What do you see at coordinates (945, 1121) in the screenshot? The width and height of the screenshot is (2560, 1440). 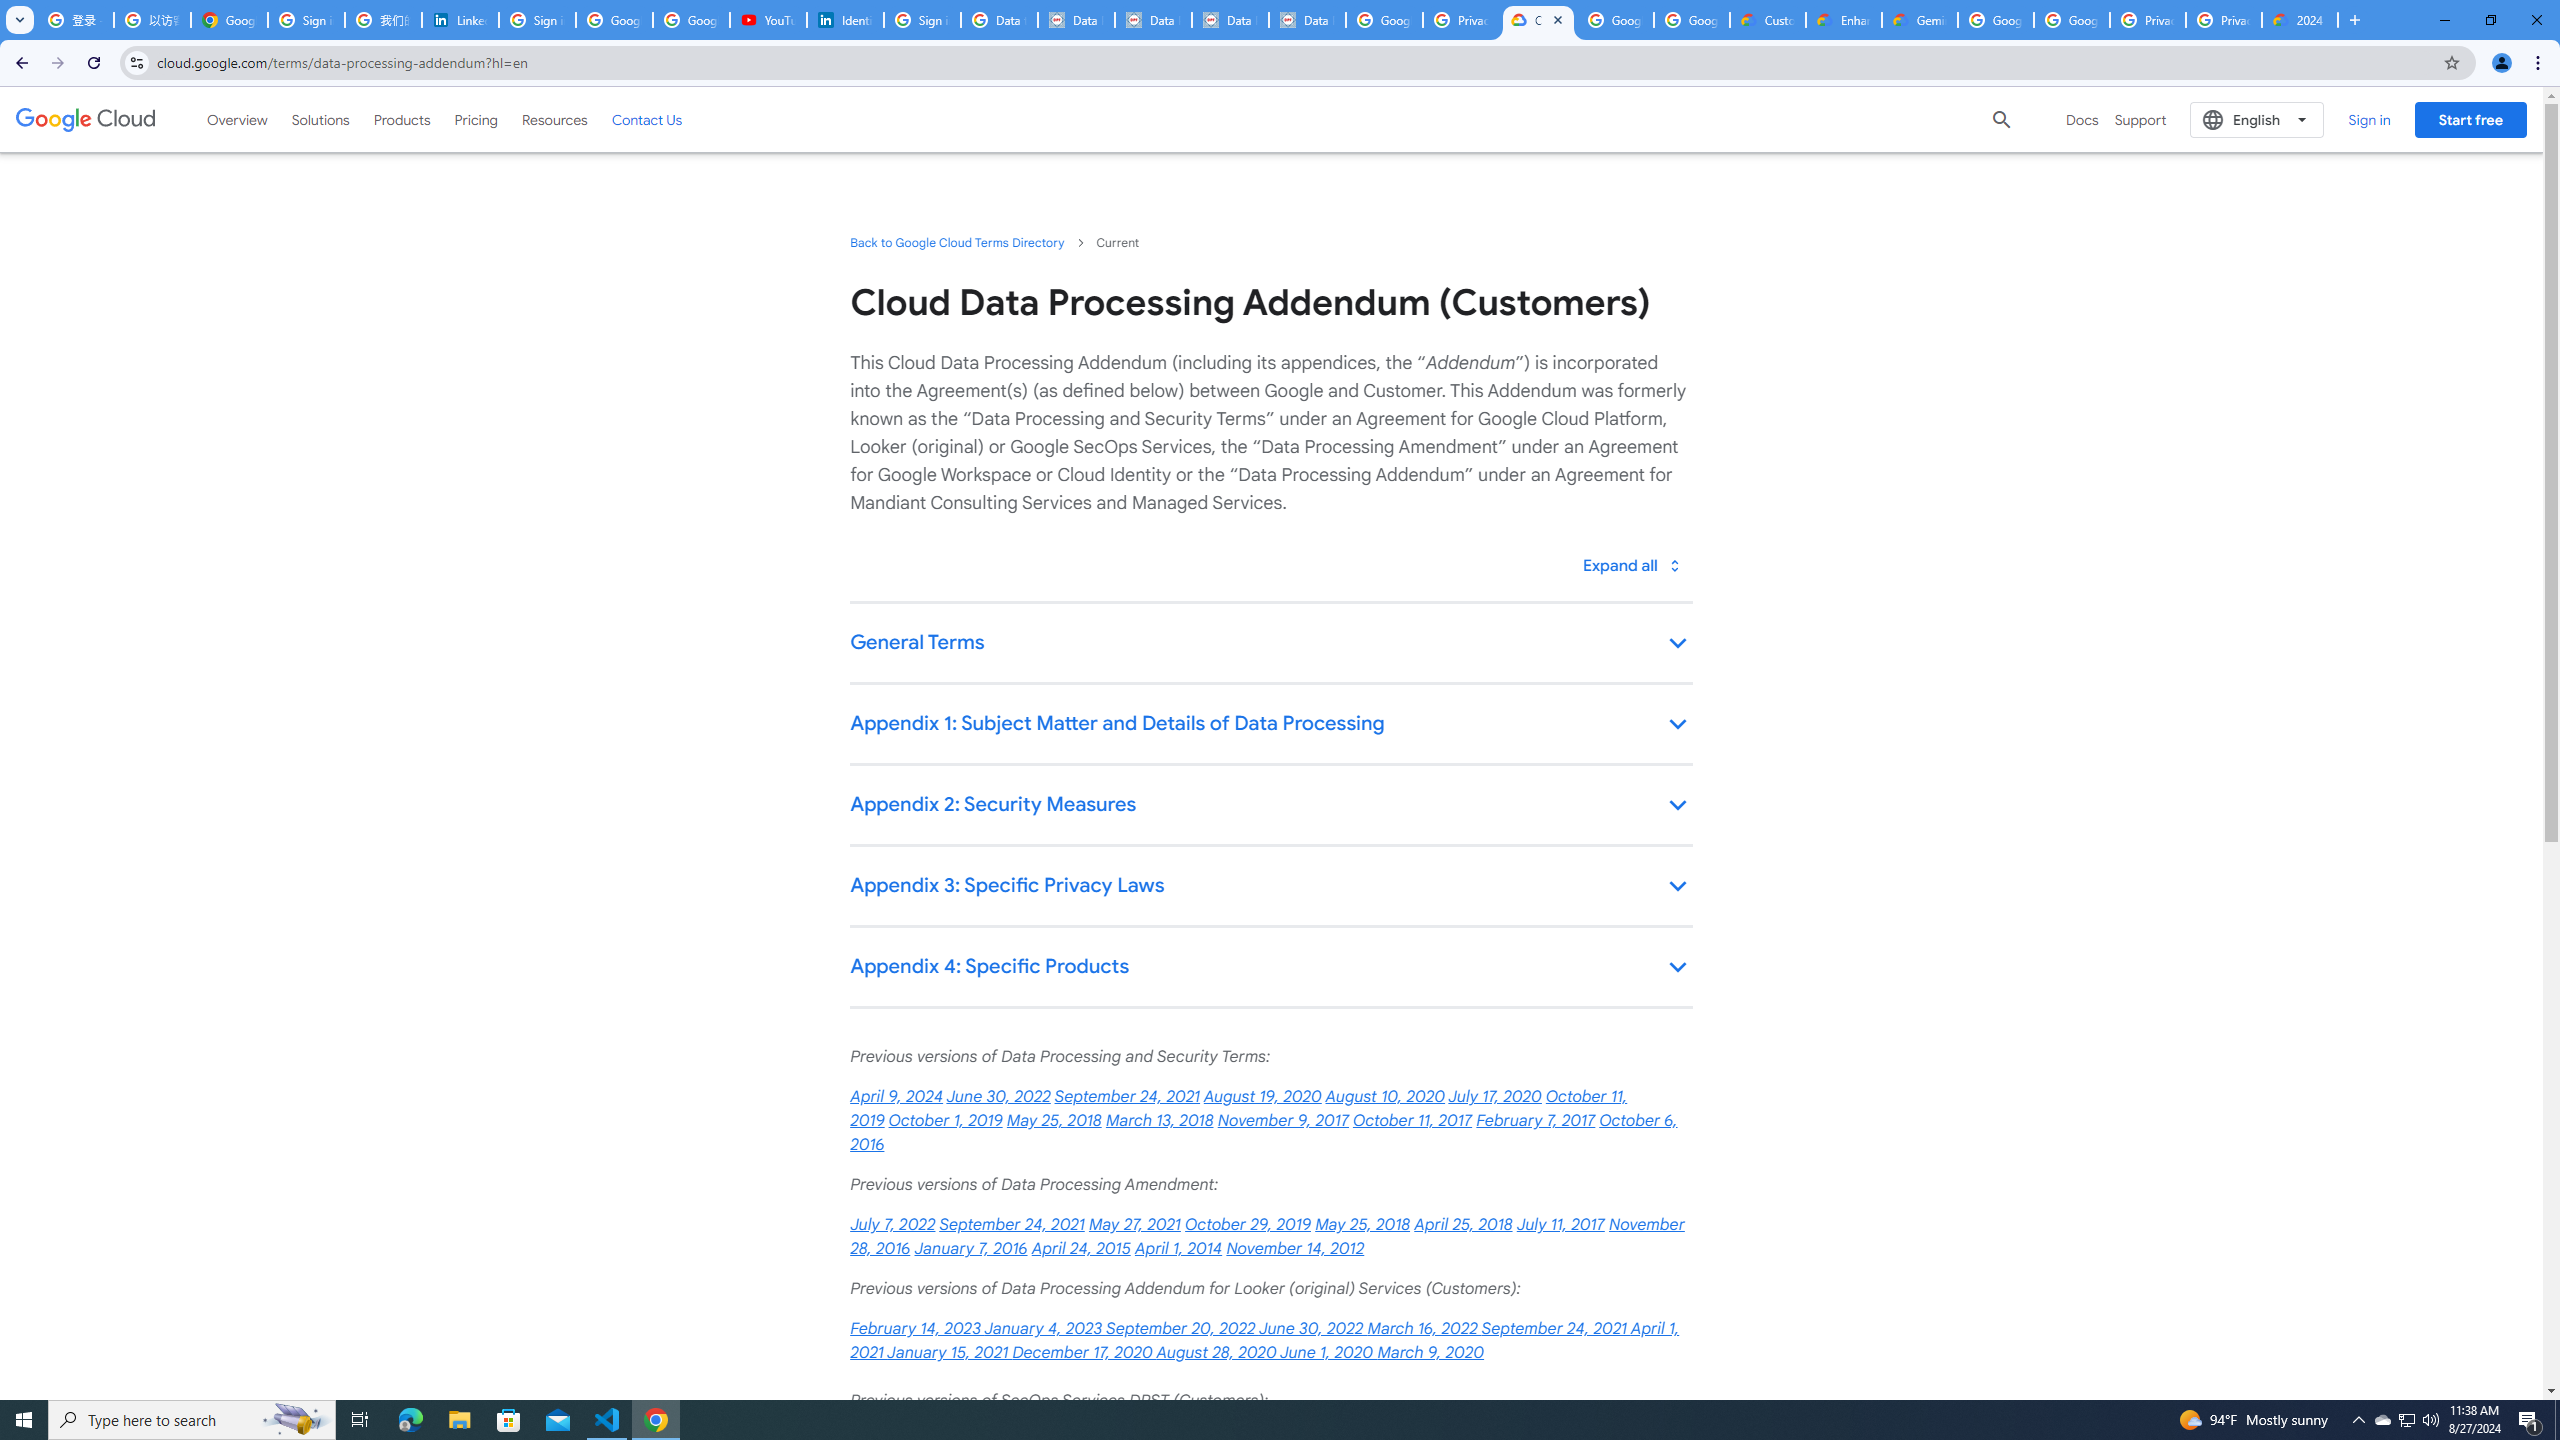 I see `'October 1, 2019'` at bounding box center [945, 1121].